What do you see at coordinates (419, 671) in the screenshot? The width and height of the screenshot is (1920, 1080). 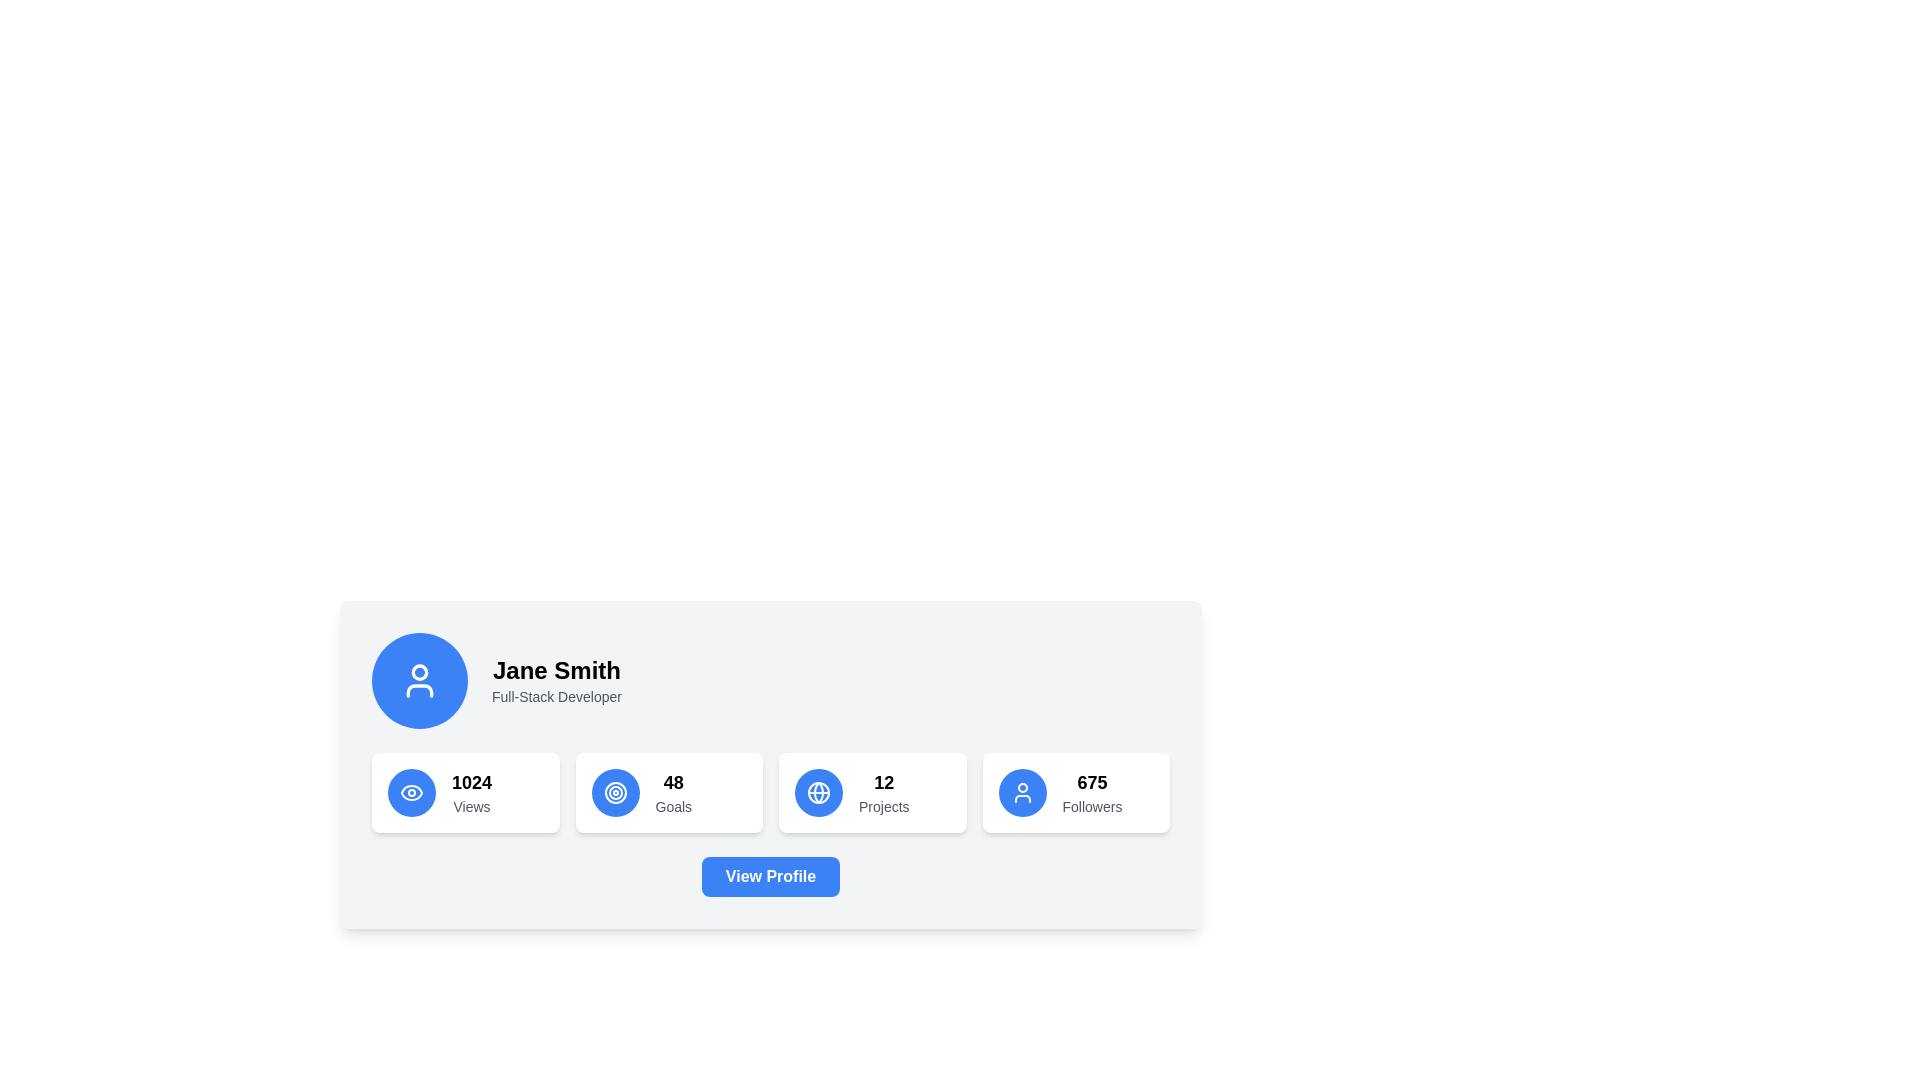 I see `the circular SVG graphic element representing the user avatar located at the top-left region of the user card panel` at bounding box center [419, 671].